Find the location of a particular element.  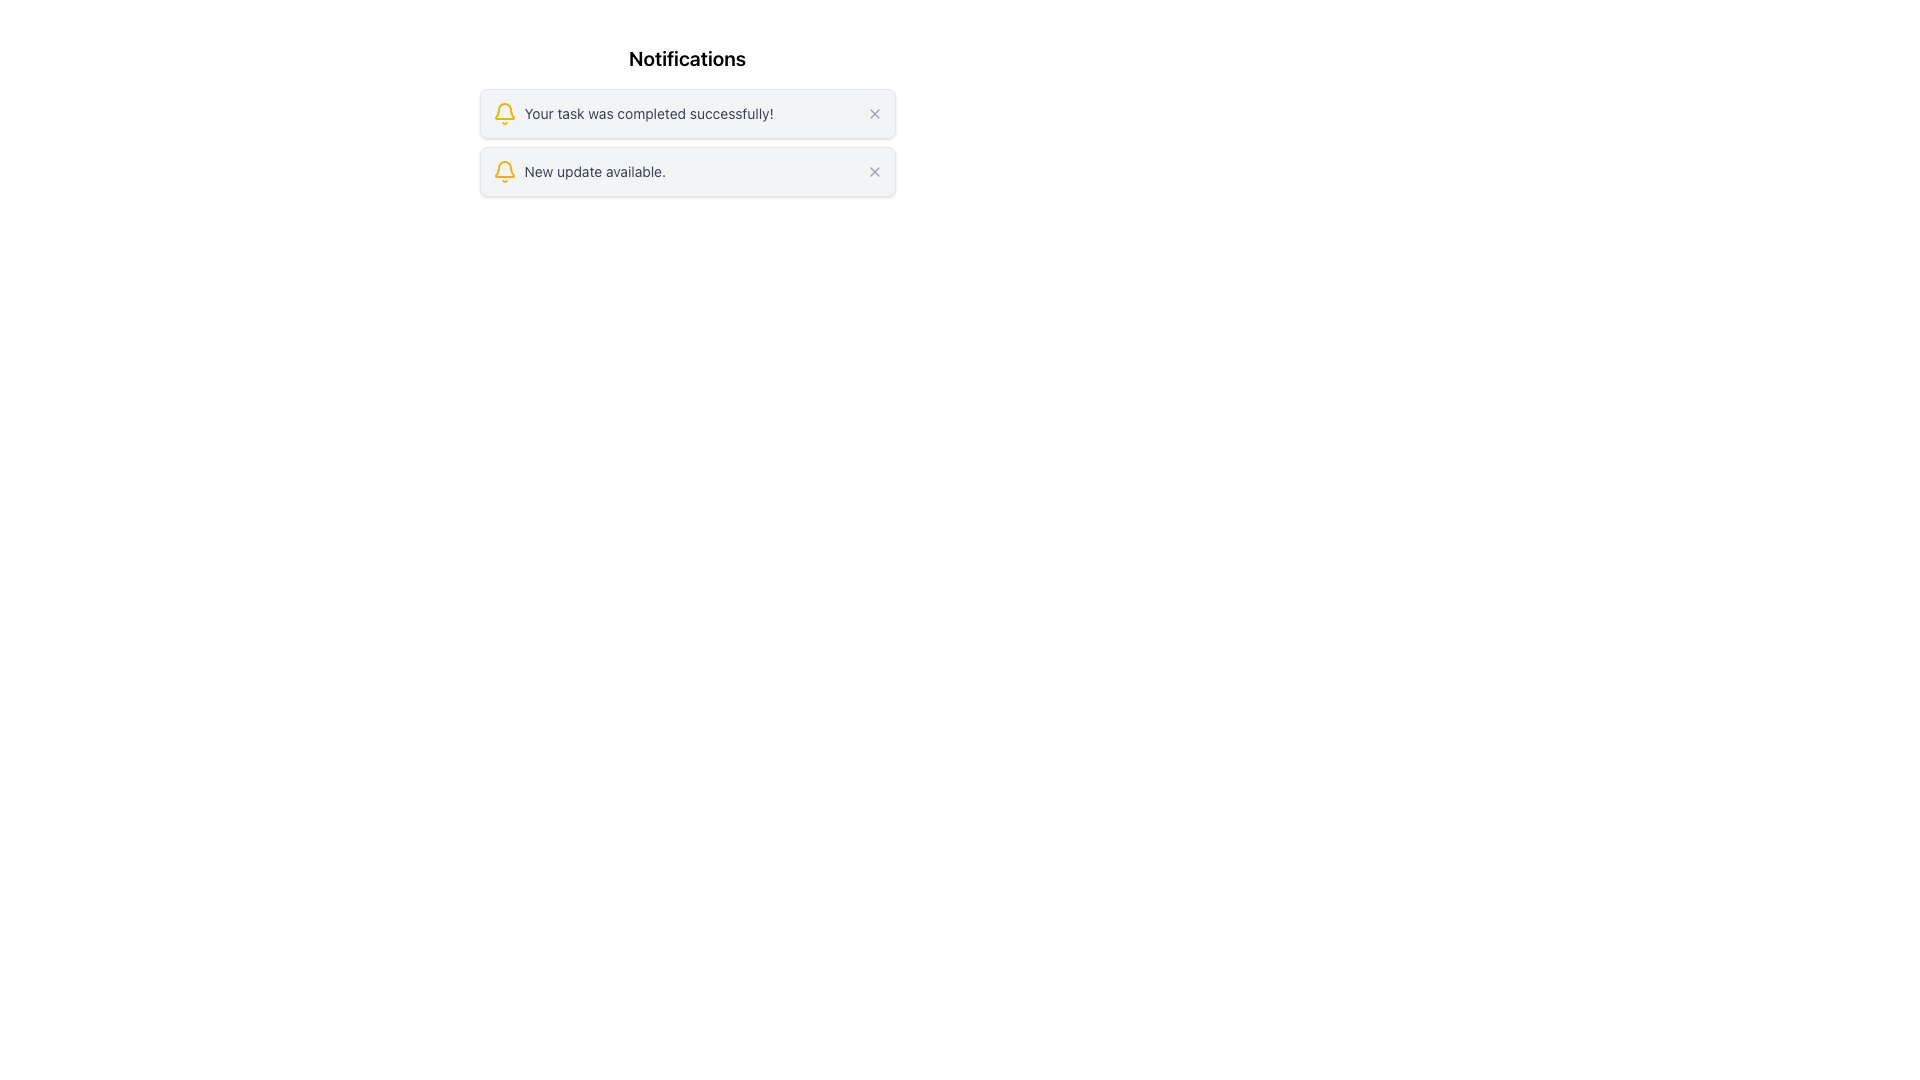

the small gray 'X' icon button located at the top-right corner of the notification message box to change its color to red is located at coordinates (874, 114).